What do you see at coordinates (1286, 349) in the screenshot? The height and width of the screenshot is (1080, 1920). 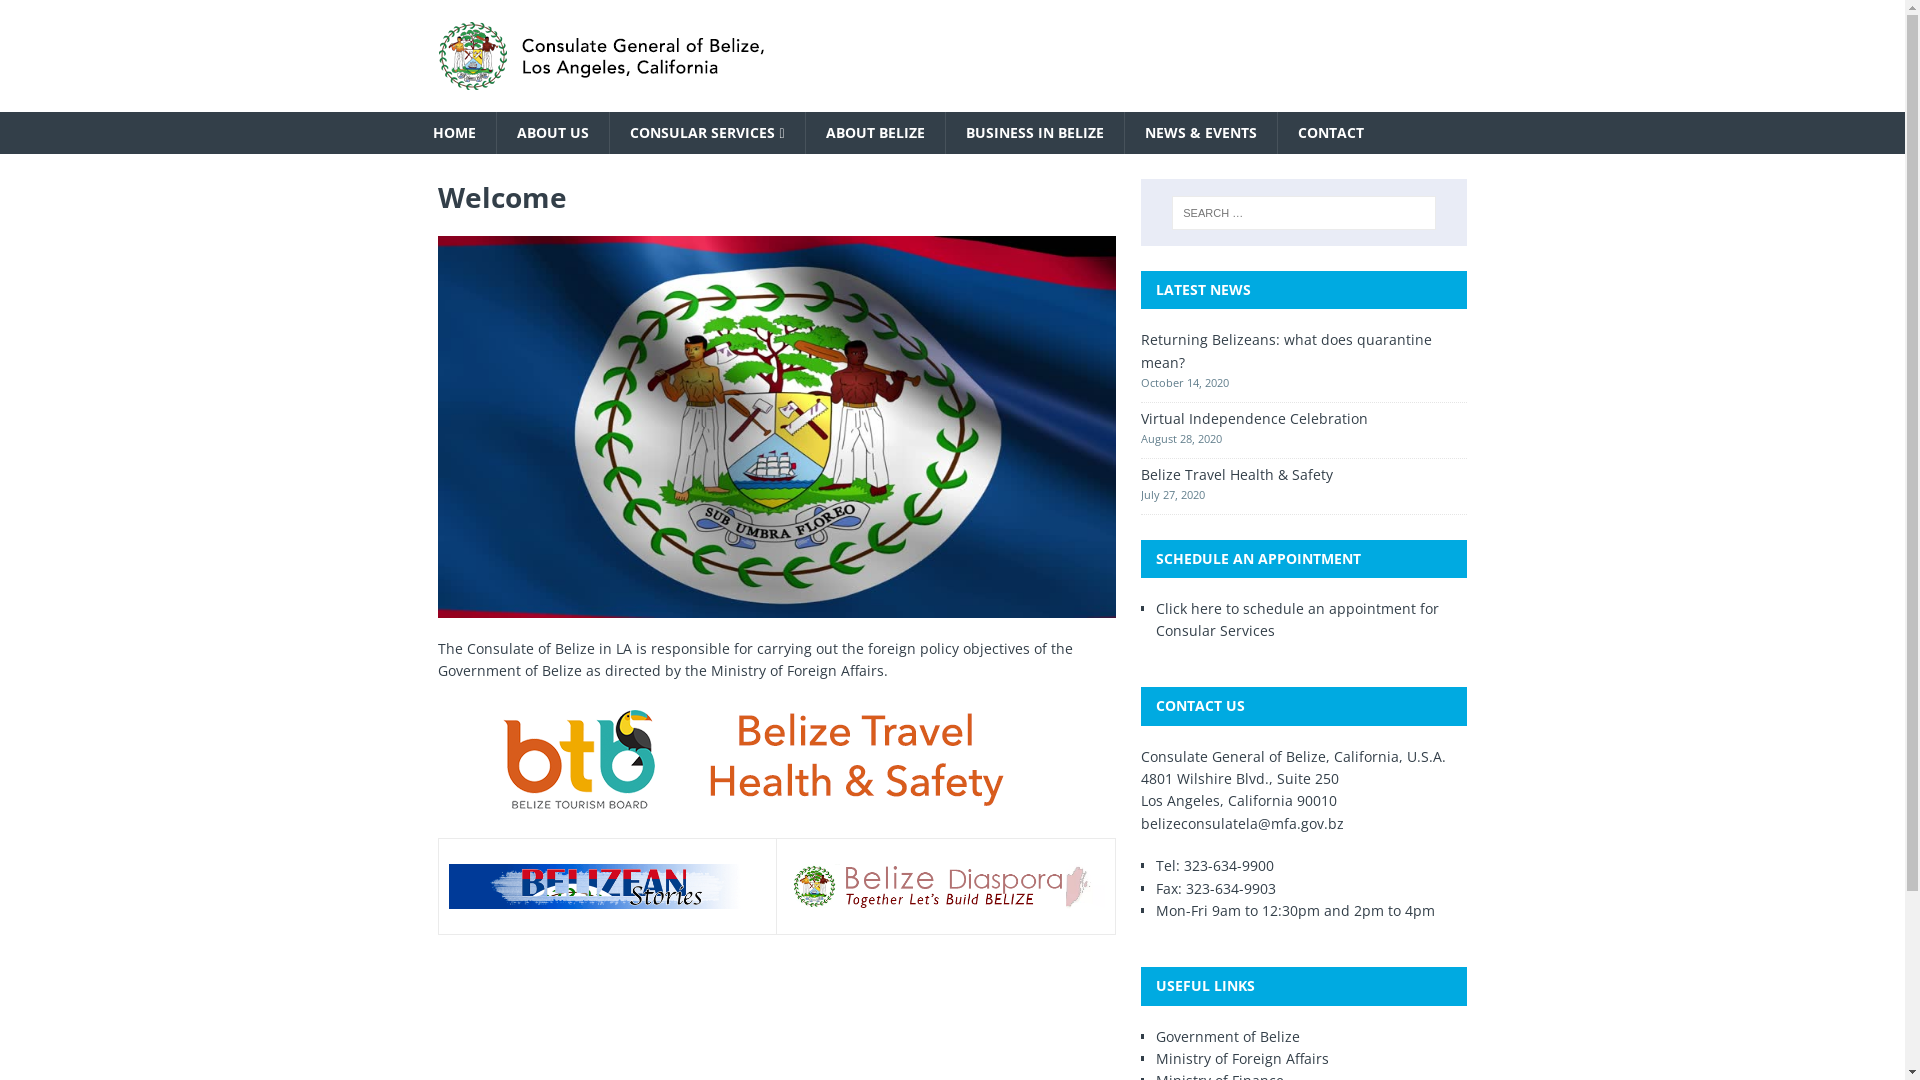 I see `'Returning Belizeans: what does quarantine mean?'` at bounding box center [1286, 349].